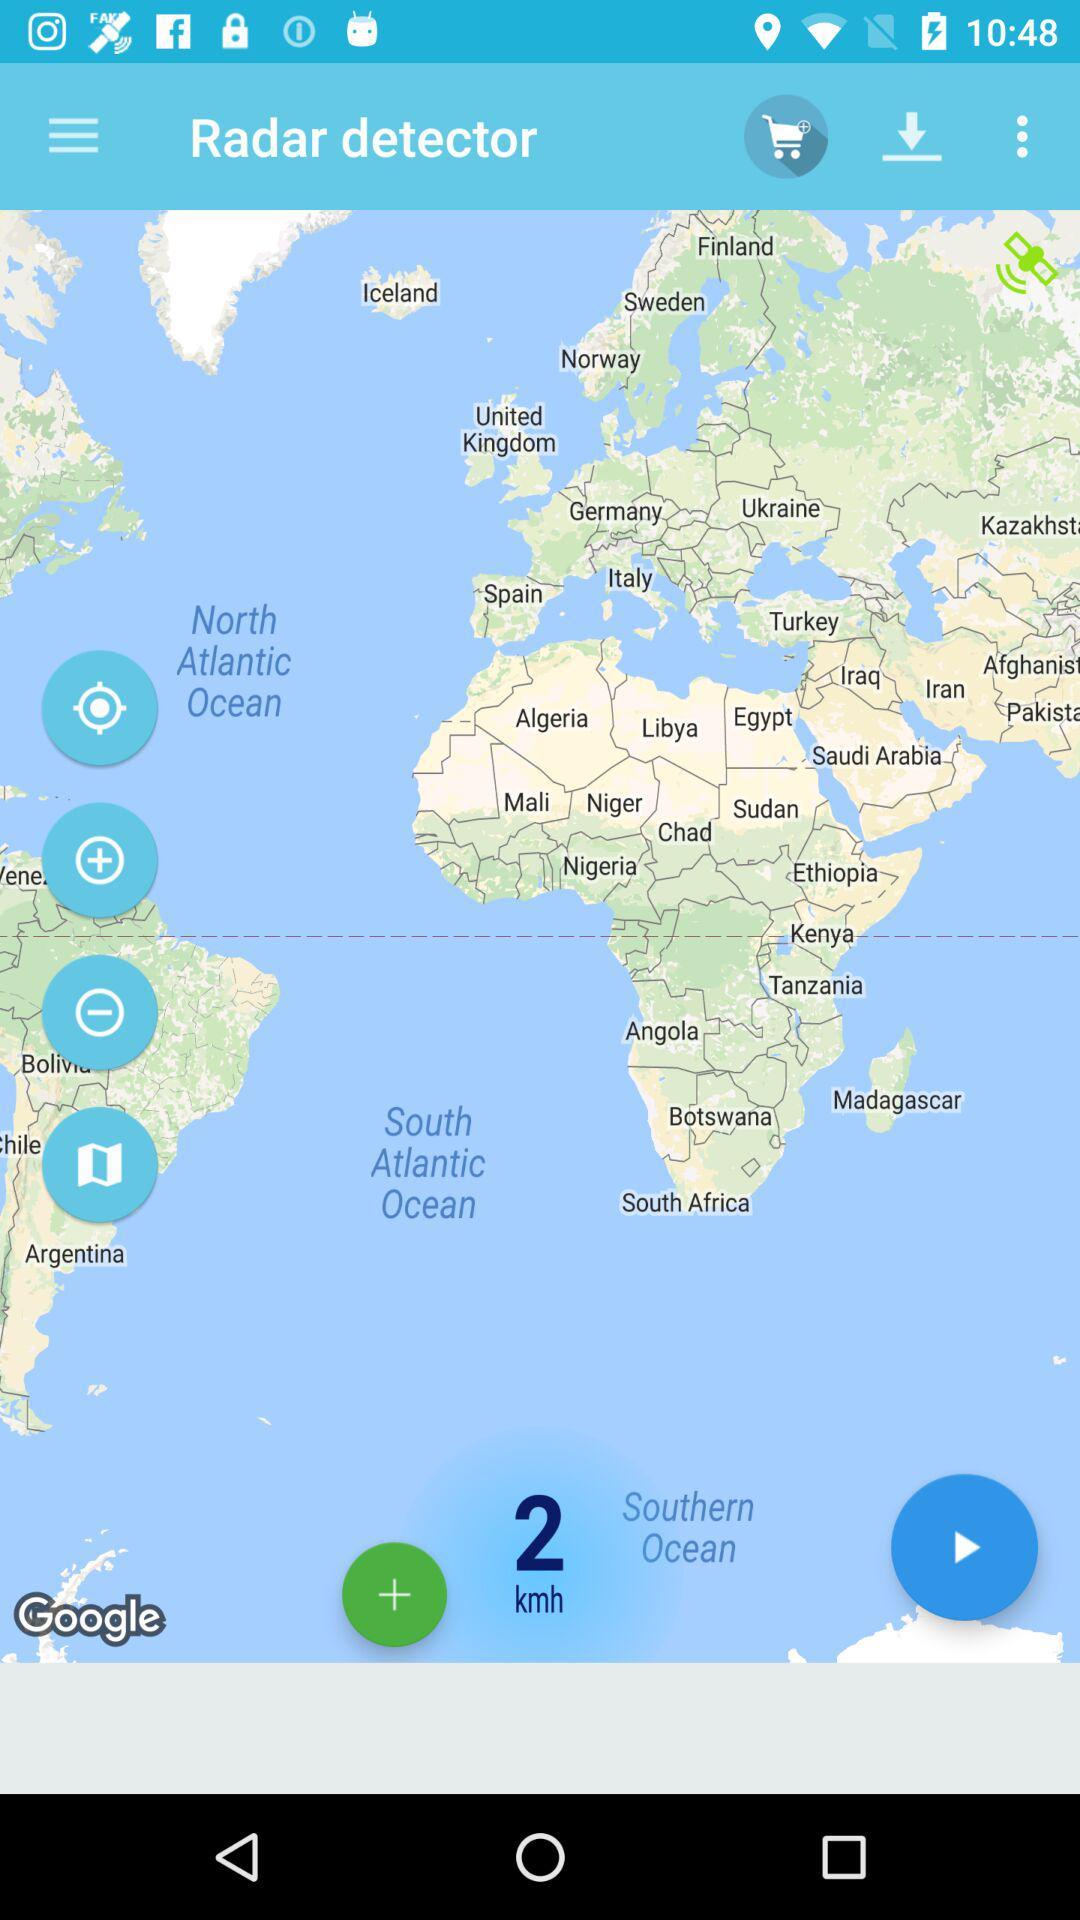 This screenshot has height=1920, width=1080. Describe the element at coordinates (963, 1546) in the screenshot. I see `the play icon` at that location.